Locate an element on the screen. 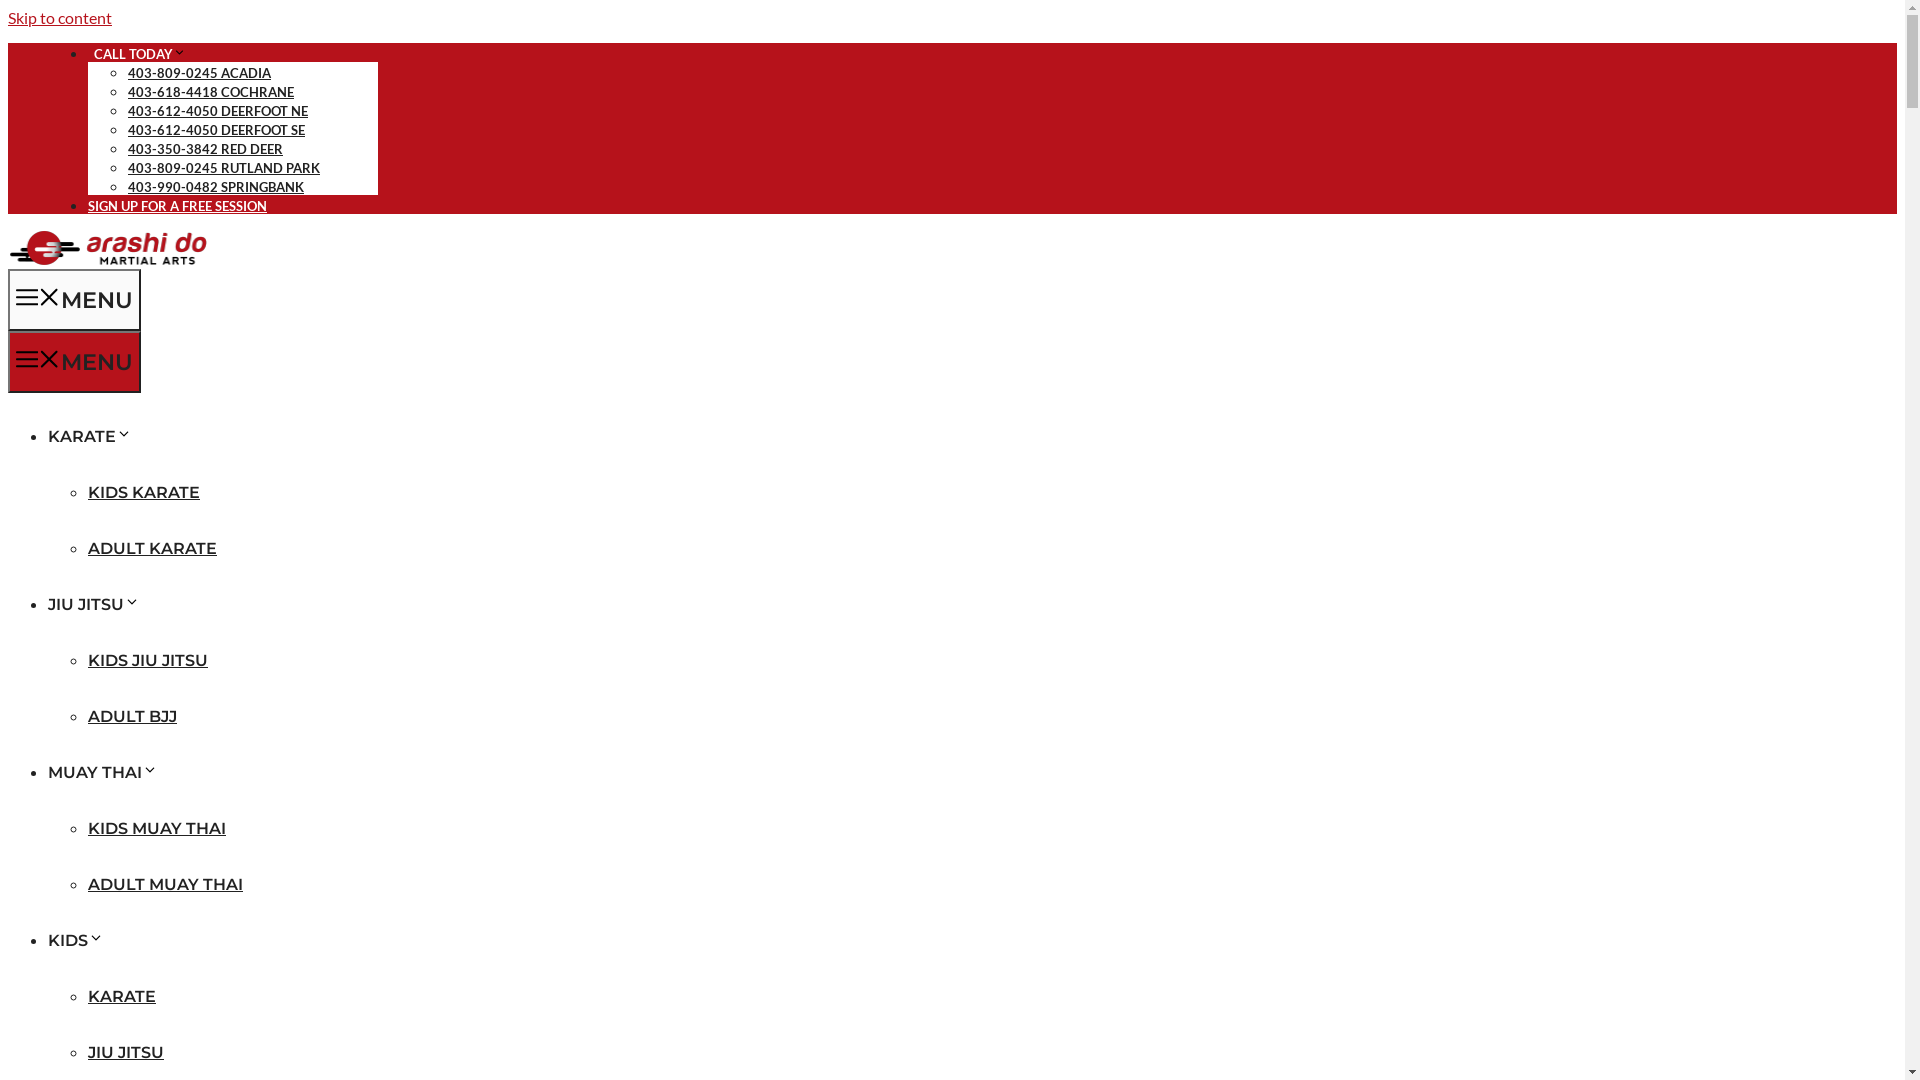 The image size is (1920, 1080). '403-612-4050 DEERFOOT SE' is located at coordinates (216, 130).